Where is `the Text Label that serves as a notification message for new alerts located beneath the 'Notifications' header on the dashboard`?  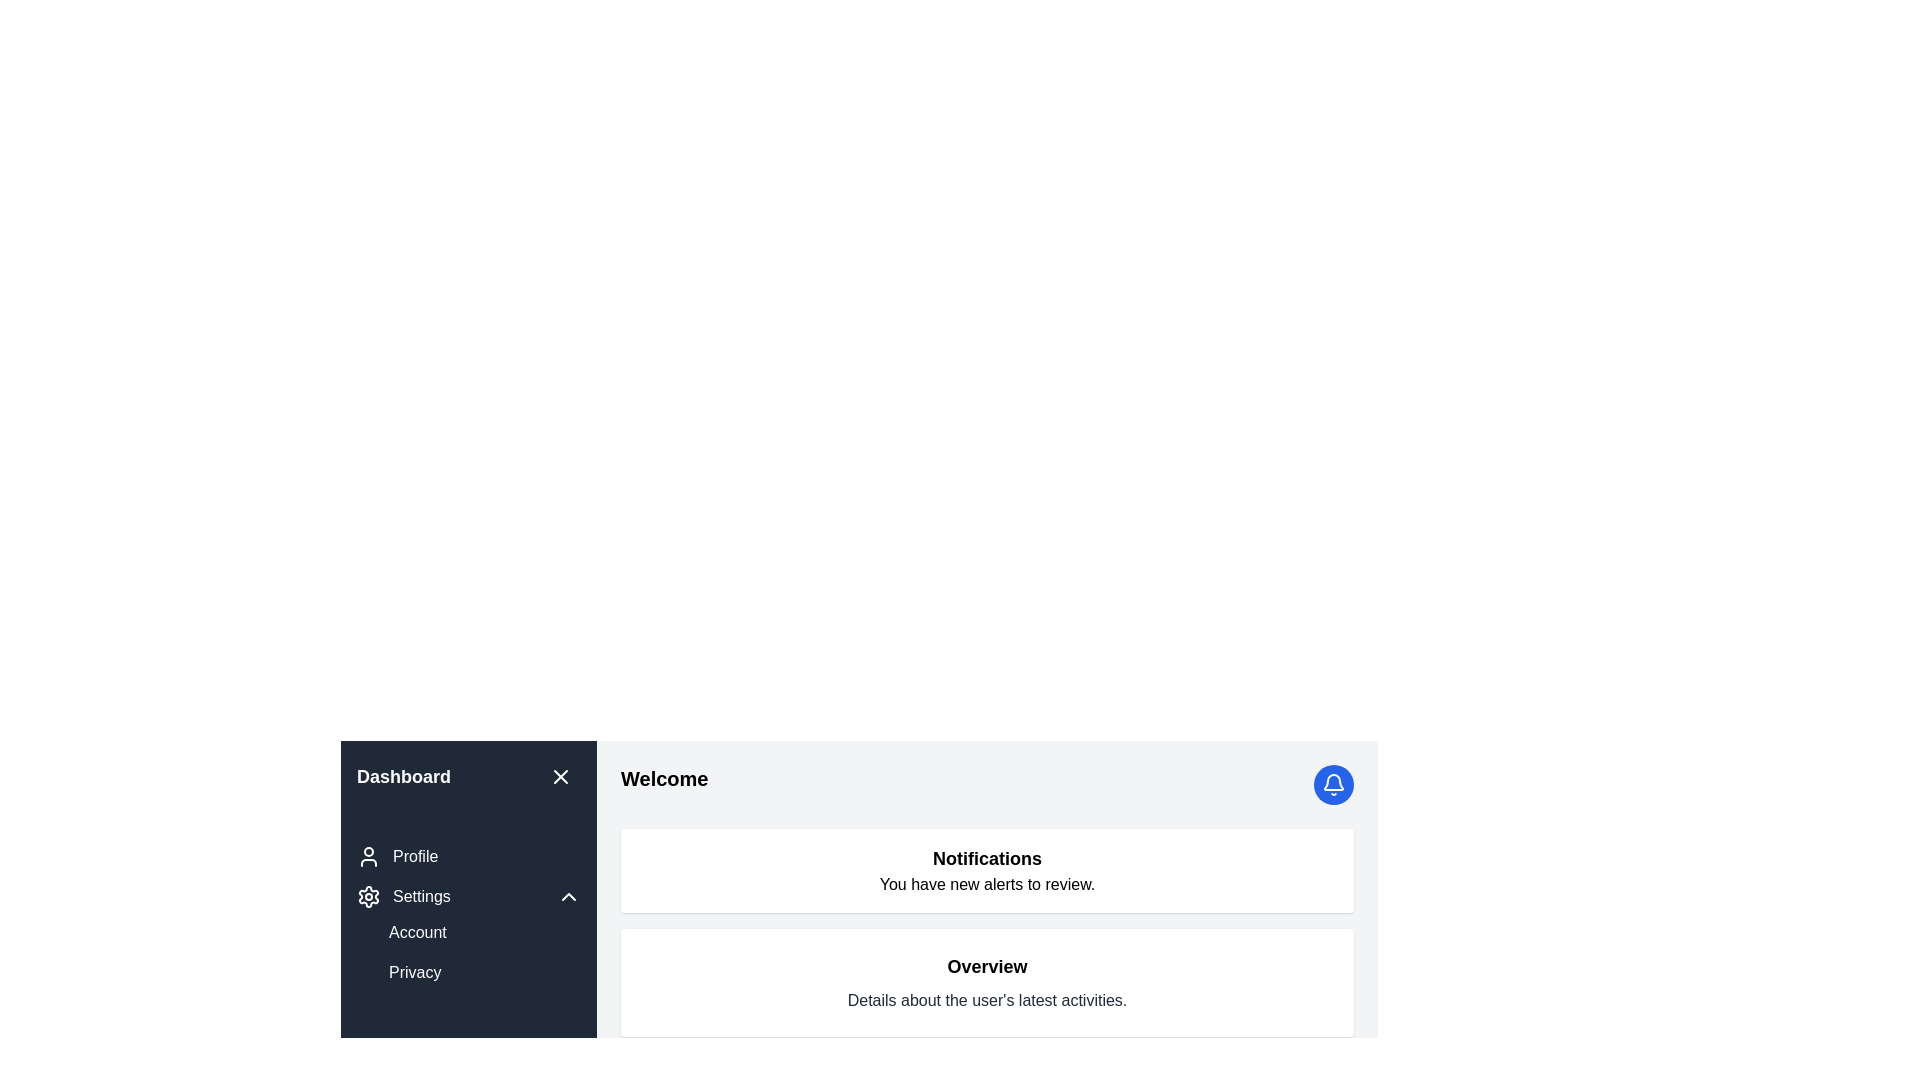
the Text Label that serves as a notification message for new alerts located beneath the 'Notifications' header on the dashboard is located at coordinates (987, 883).